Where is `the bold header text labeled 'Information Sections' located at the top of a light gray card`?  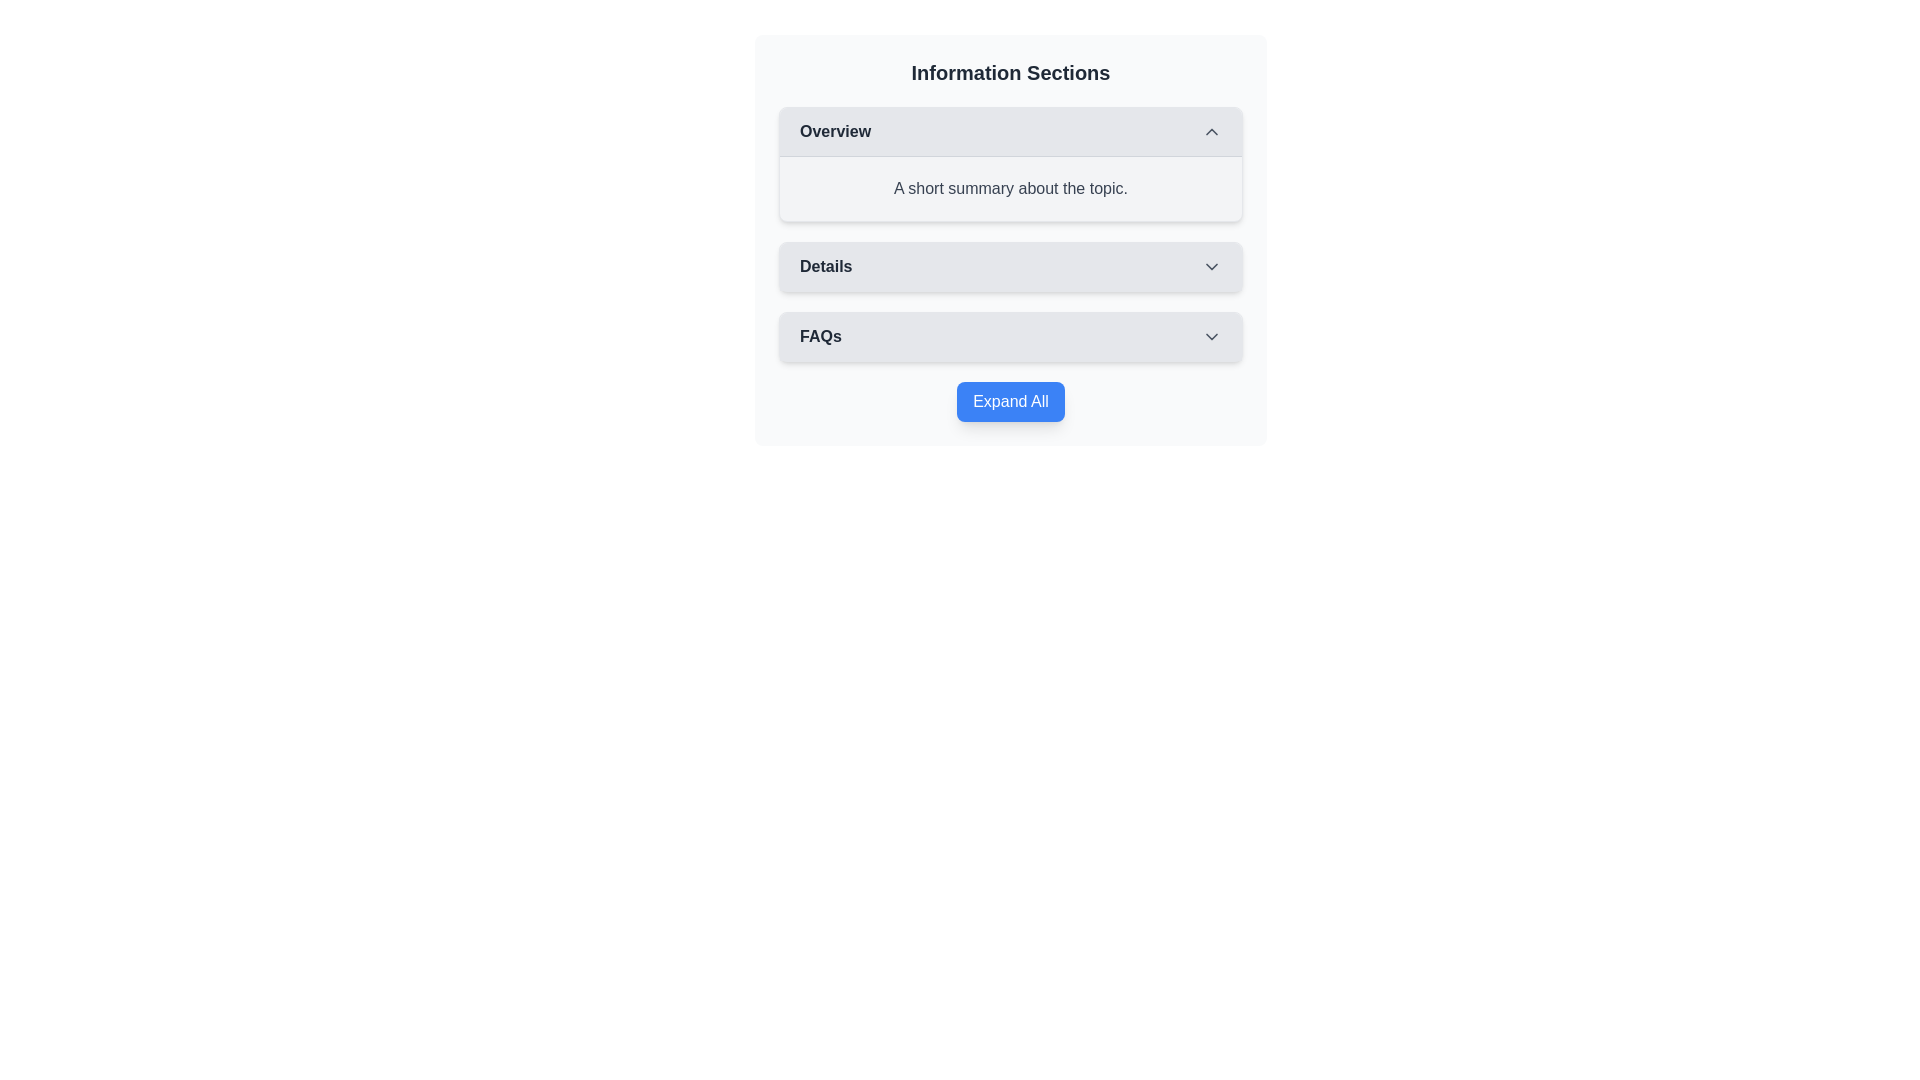 the bold header text labeled 'Information Sections' located at the top of a light gray card is located at coordinates (1011, 72).